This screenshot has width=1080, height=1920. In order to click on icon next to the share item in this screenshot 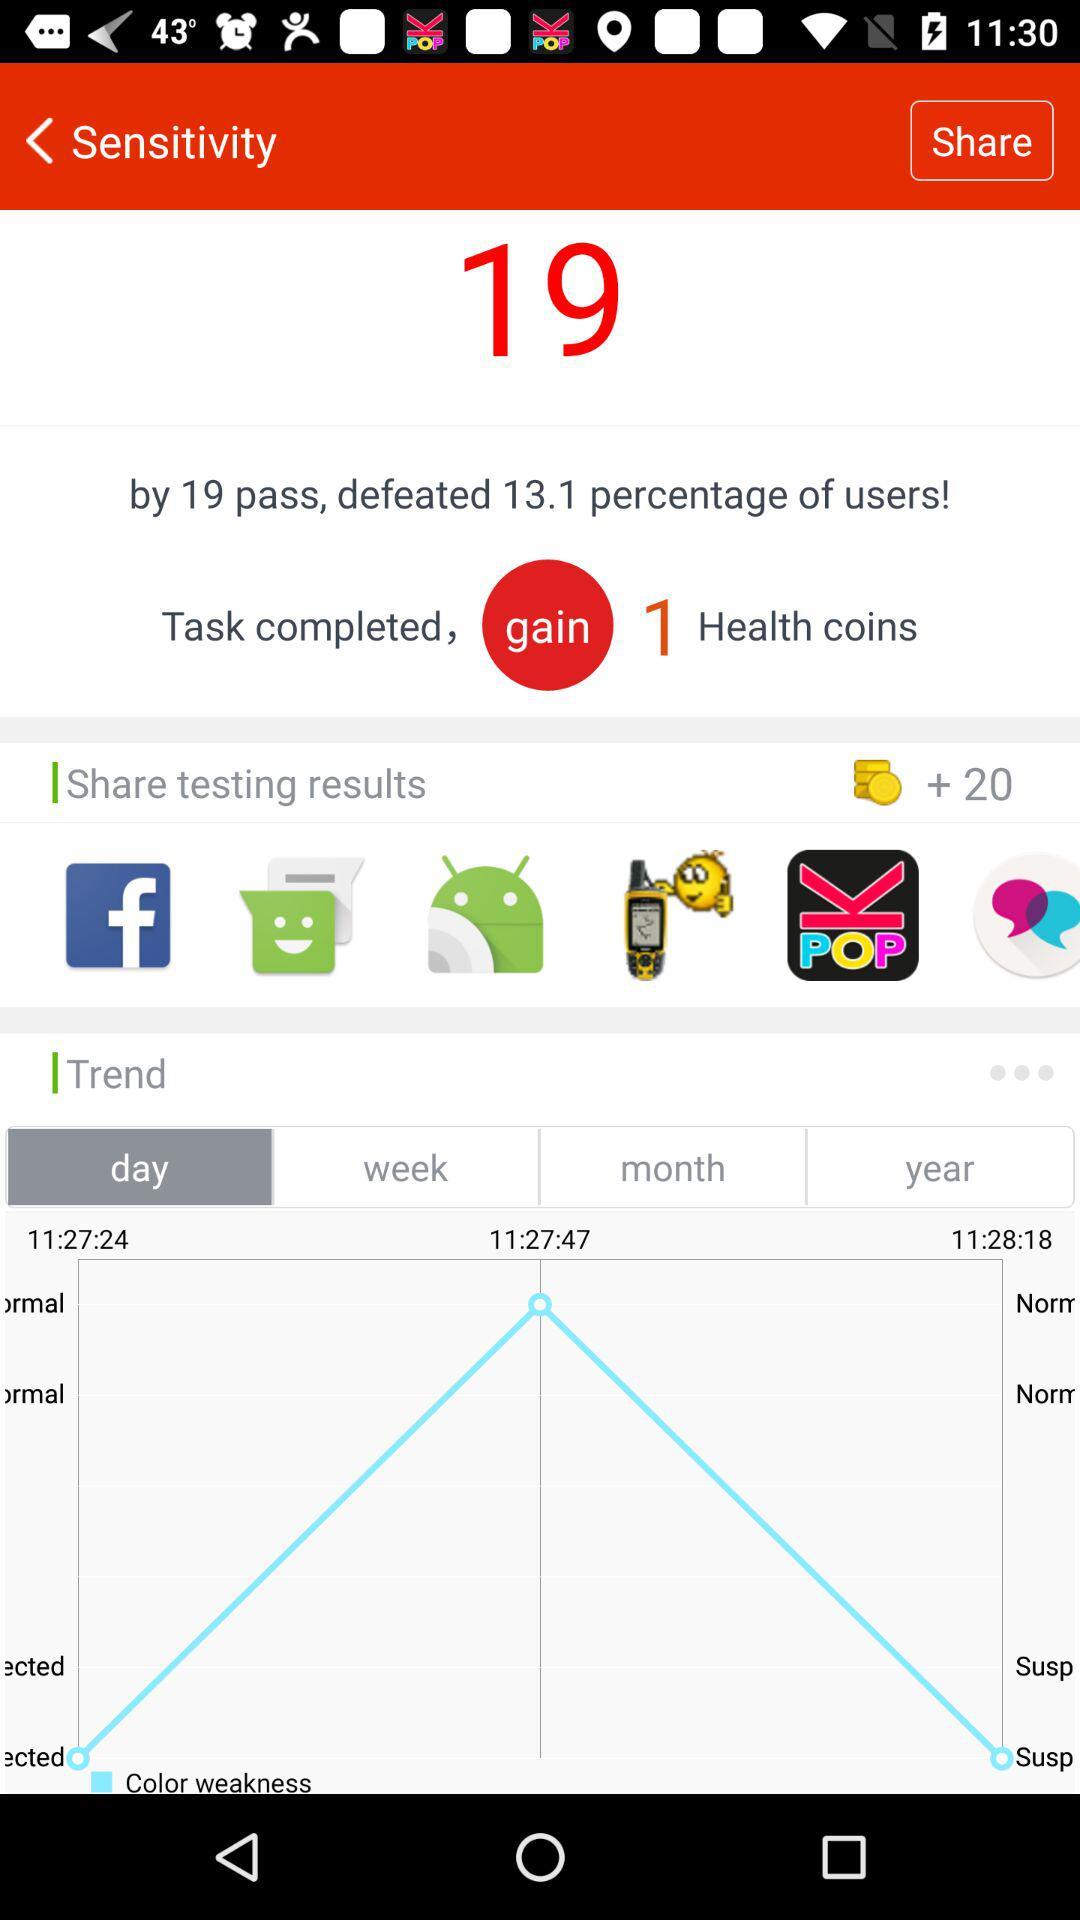, I will do `click(455, 139)`.